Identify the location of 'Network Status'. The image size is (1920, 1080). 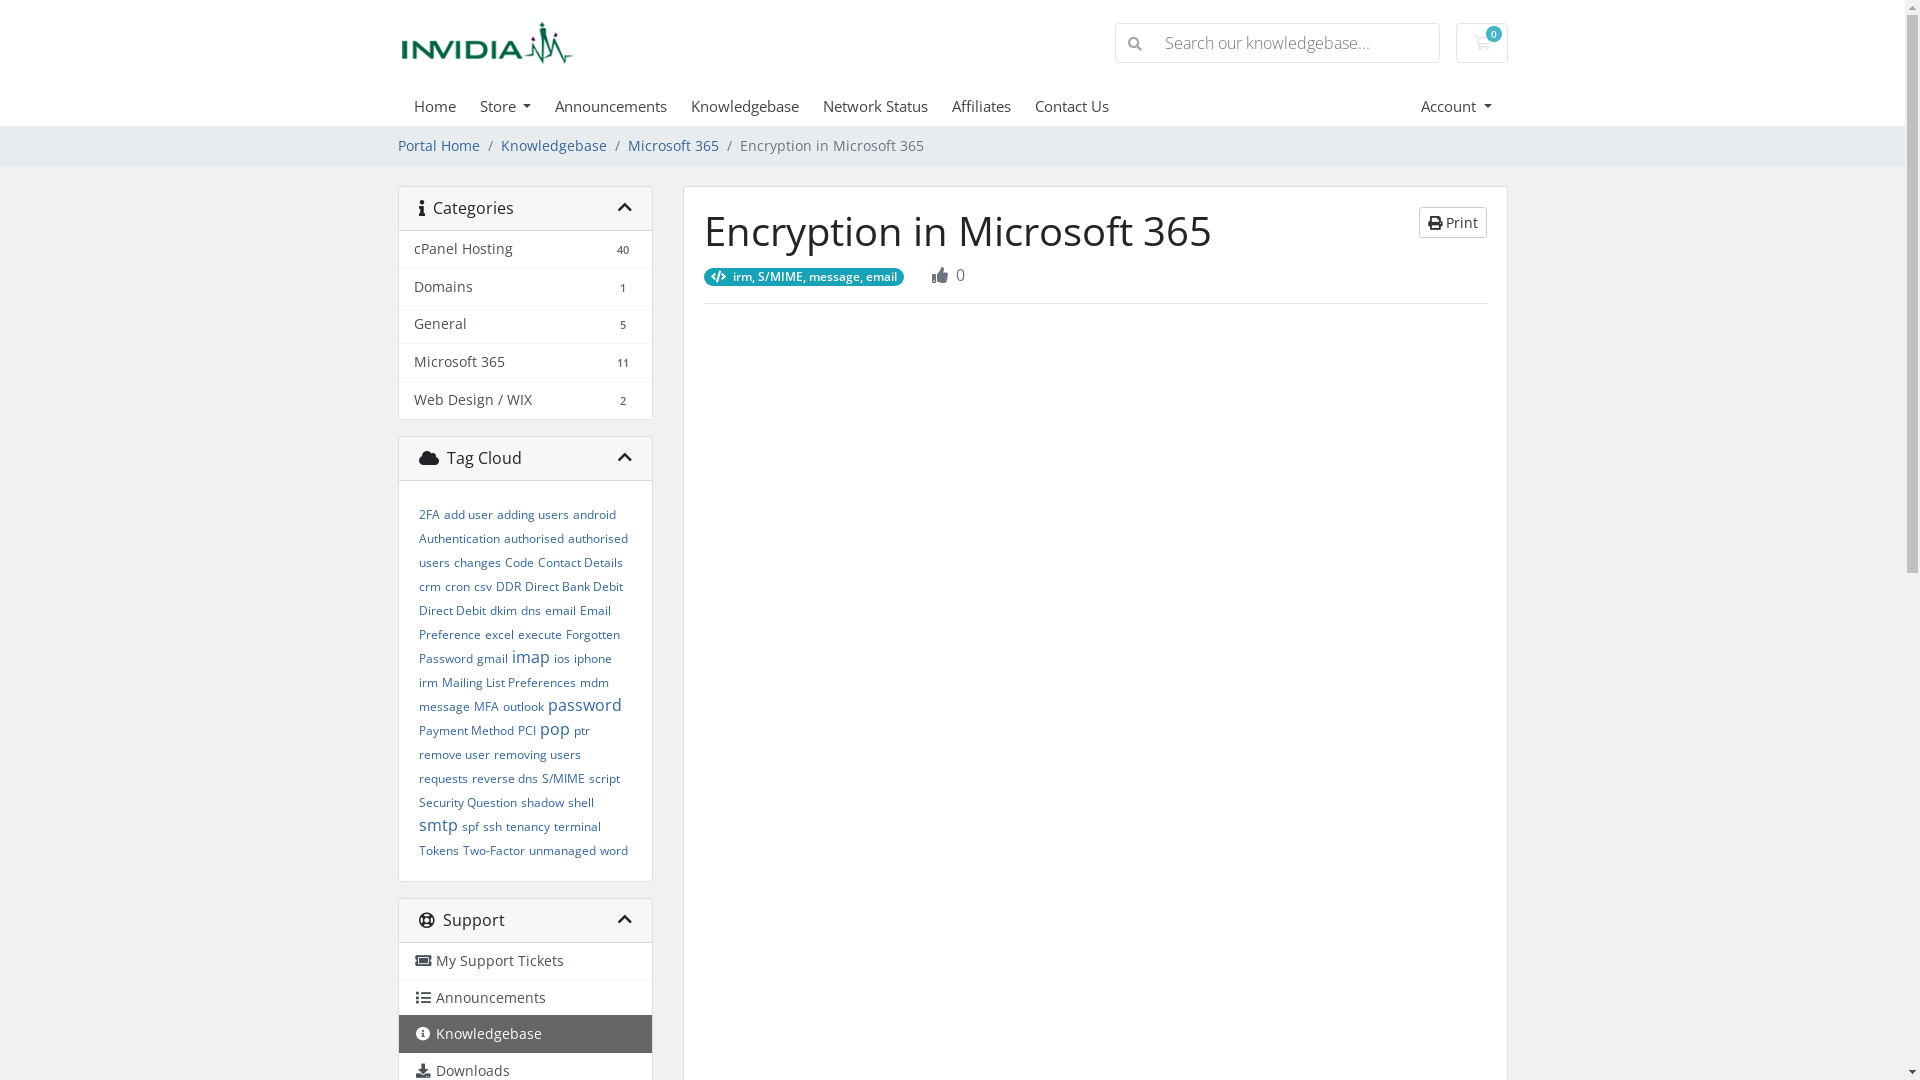
(886, 105).